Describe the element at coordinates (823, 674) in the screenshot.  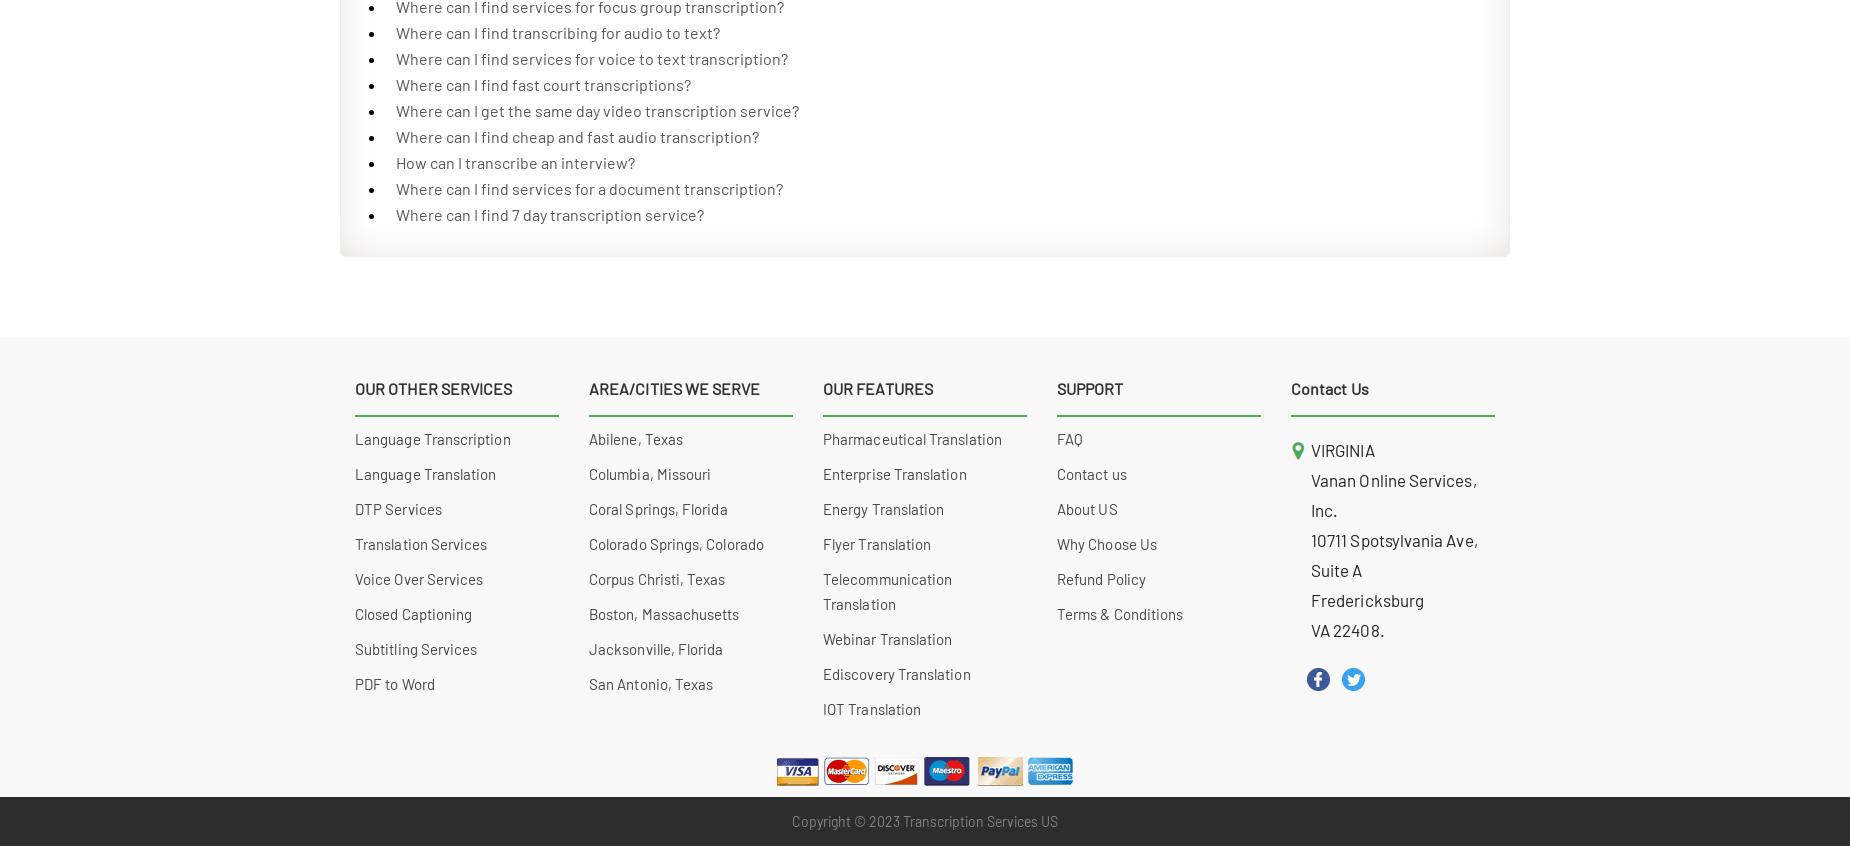
I see `'Ediscovery Translation'` at that location.